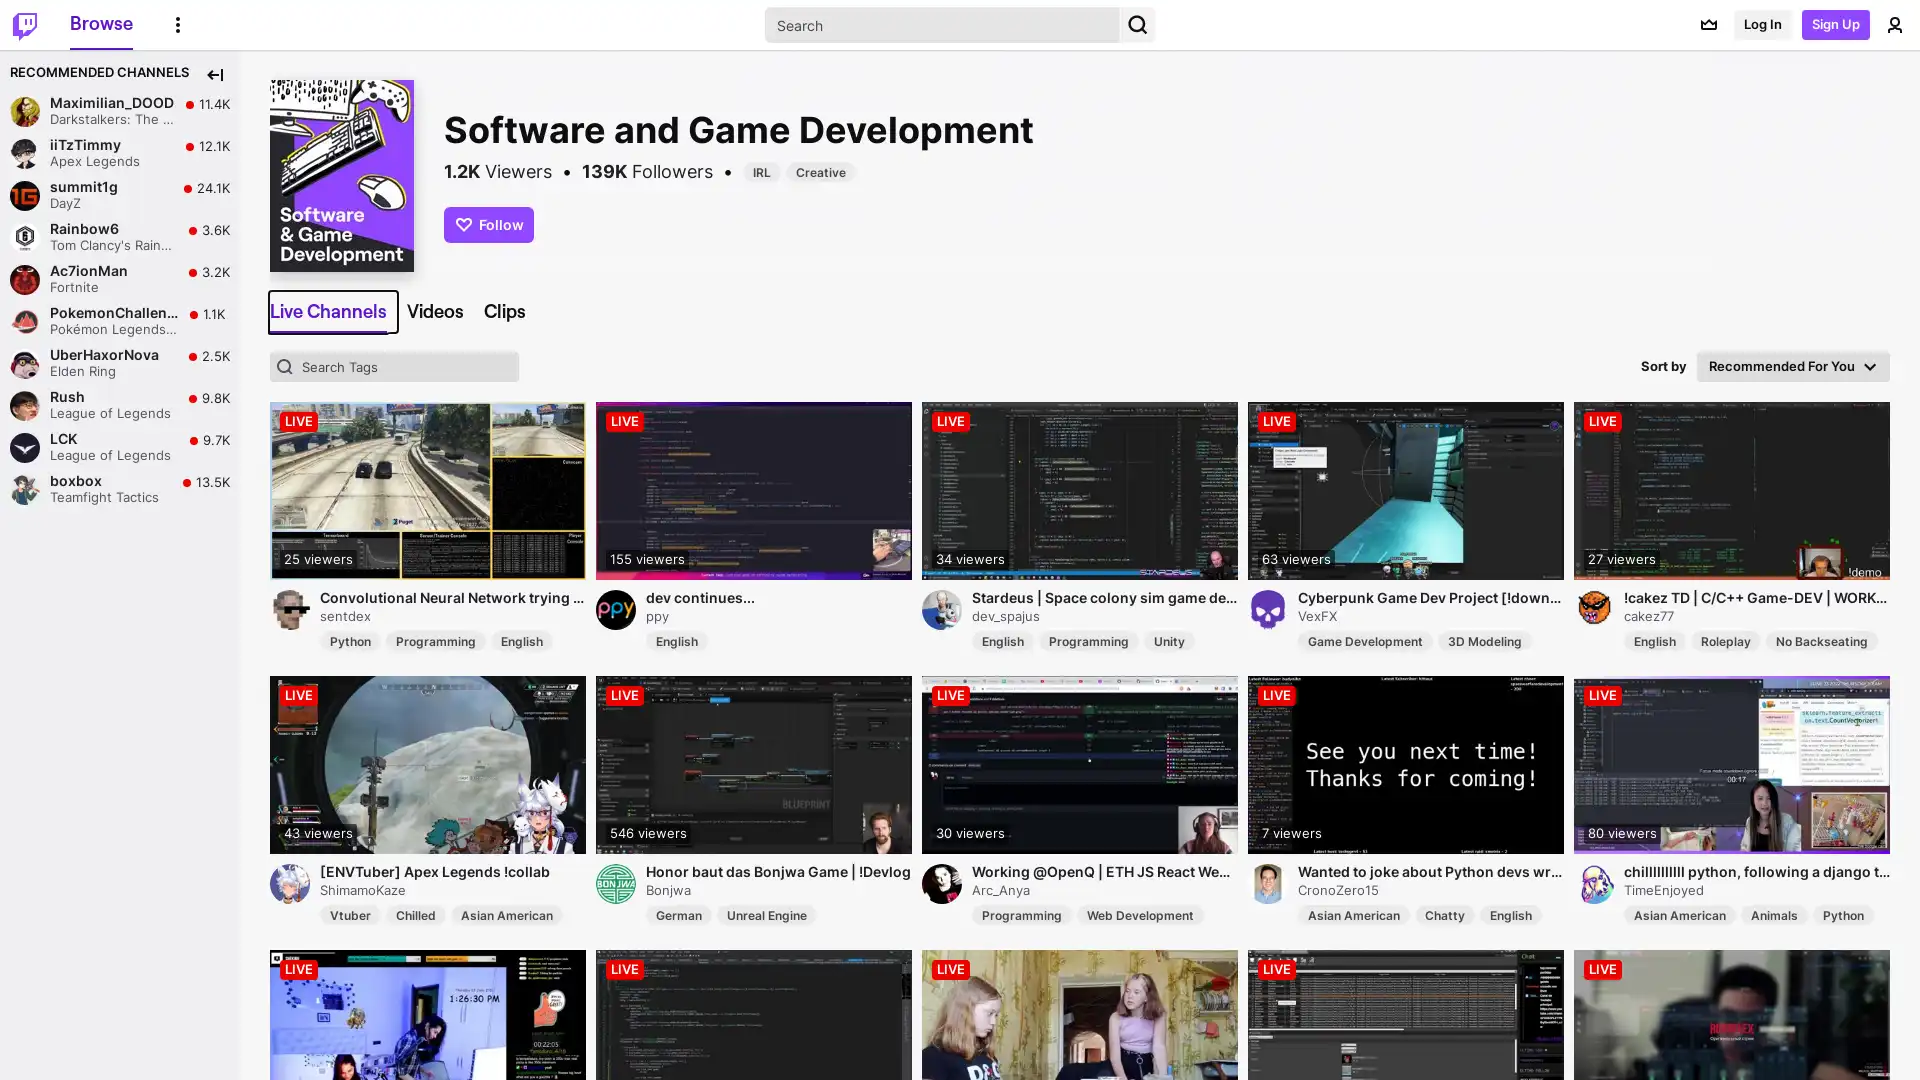 The height and width of the screenshot is (1080, 1920). What do you see at coordinates (1022, 914) in the screenshot?
I see `Programming` at bounding box center [1022, 914].